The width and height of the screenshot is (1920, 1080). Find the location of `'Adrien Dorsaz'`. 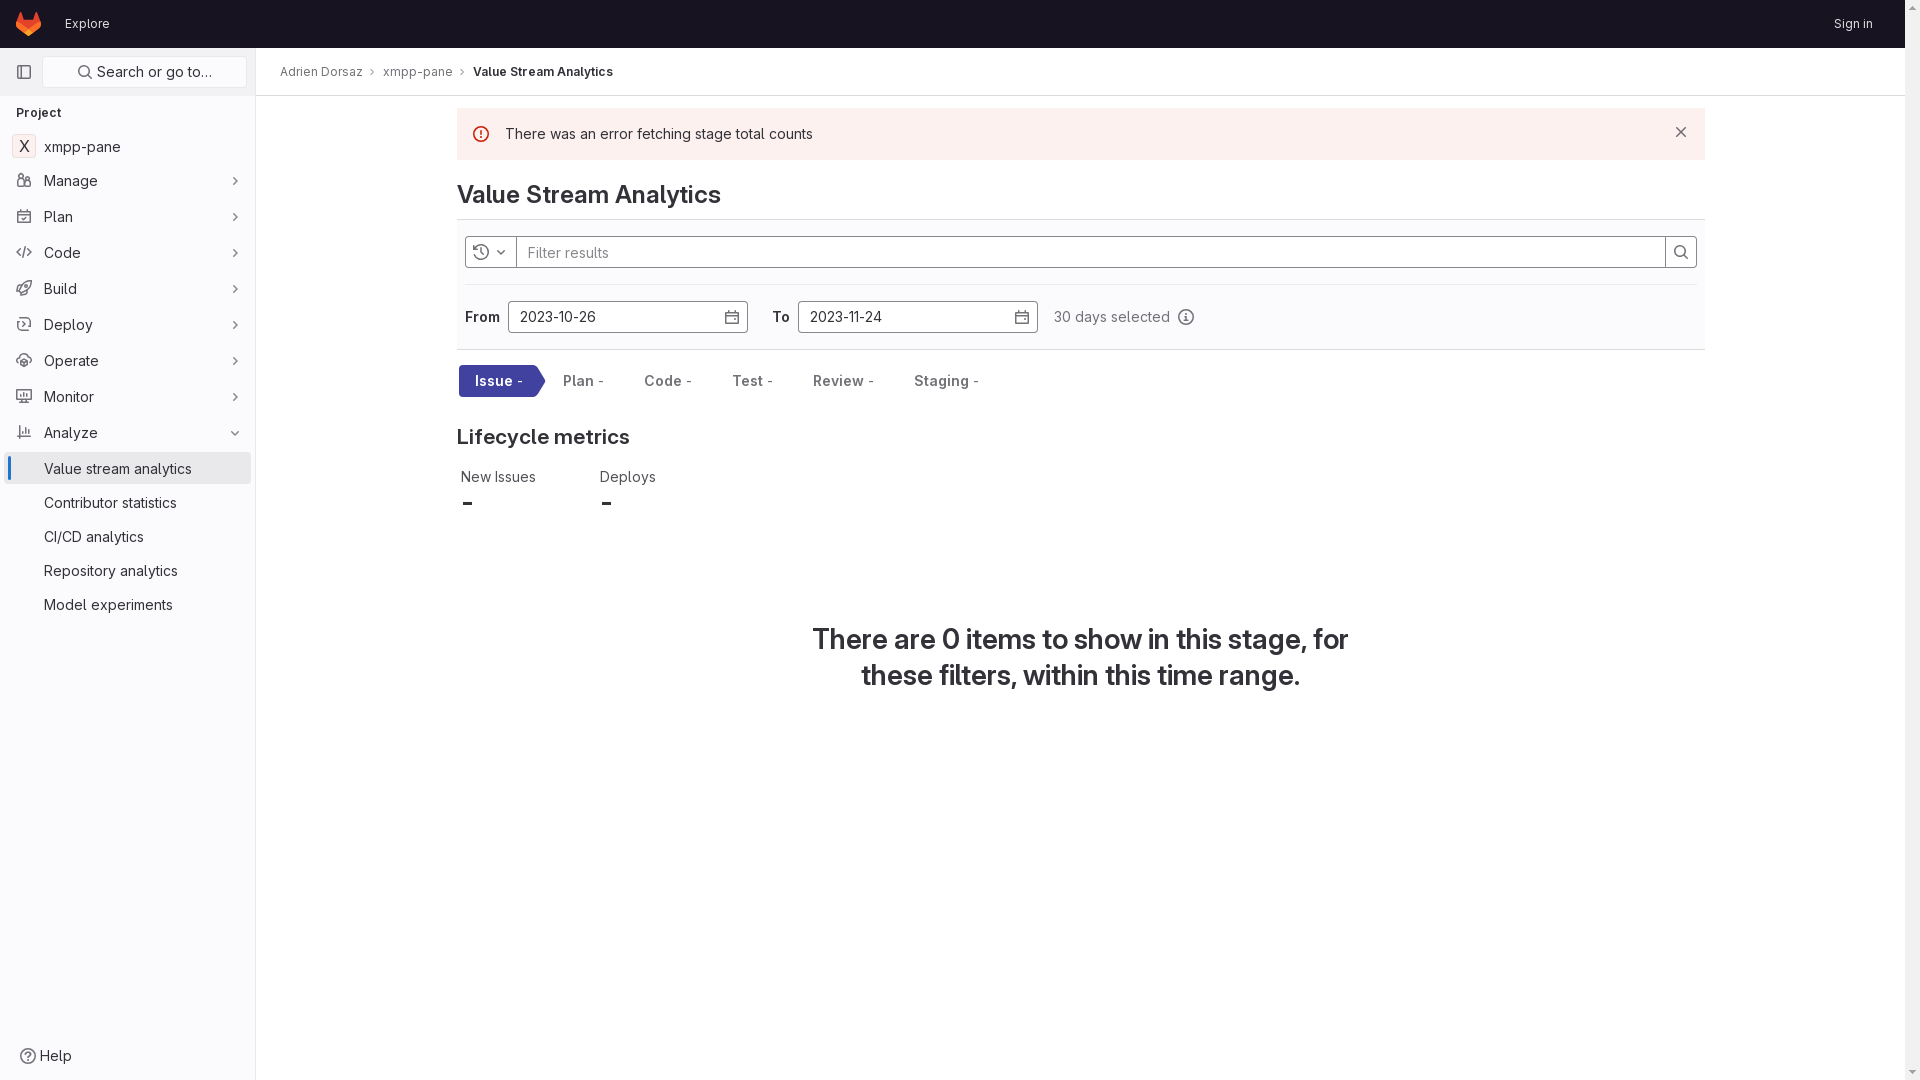

'Adrien Dorsaz' is located at coordinates (321, 71).